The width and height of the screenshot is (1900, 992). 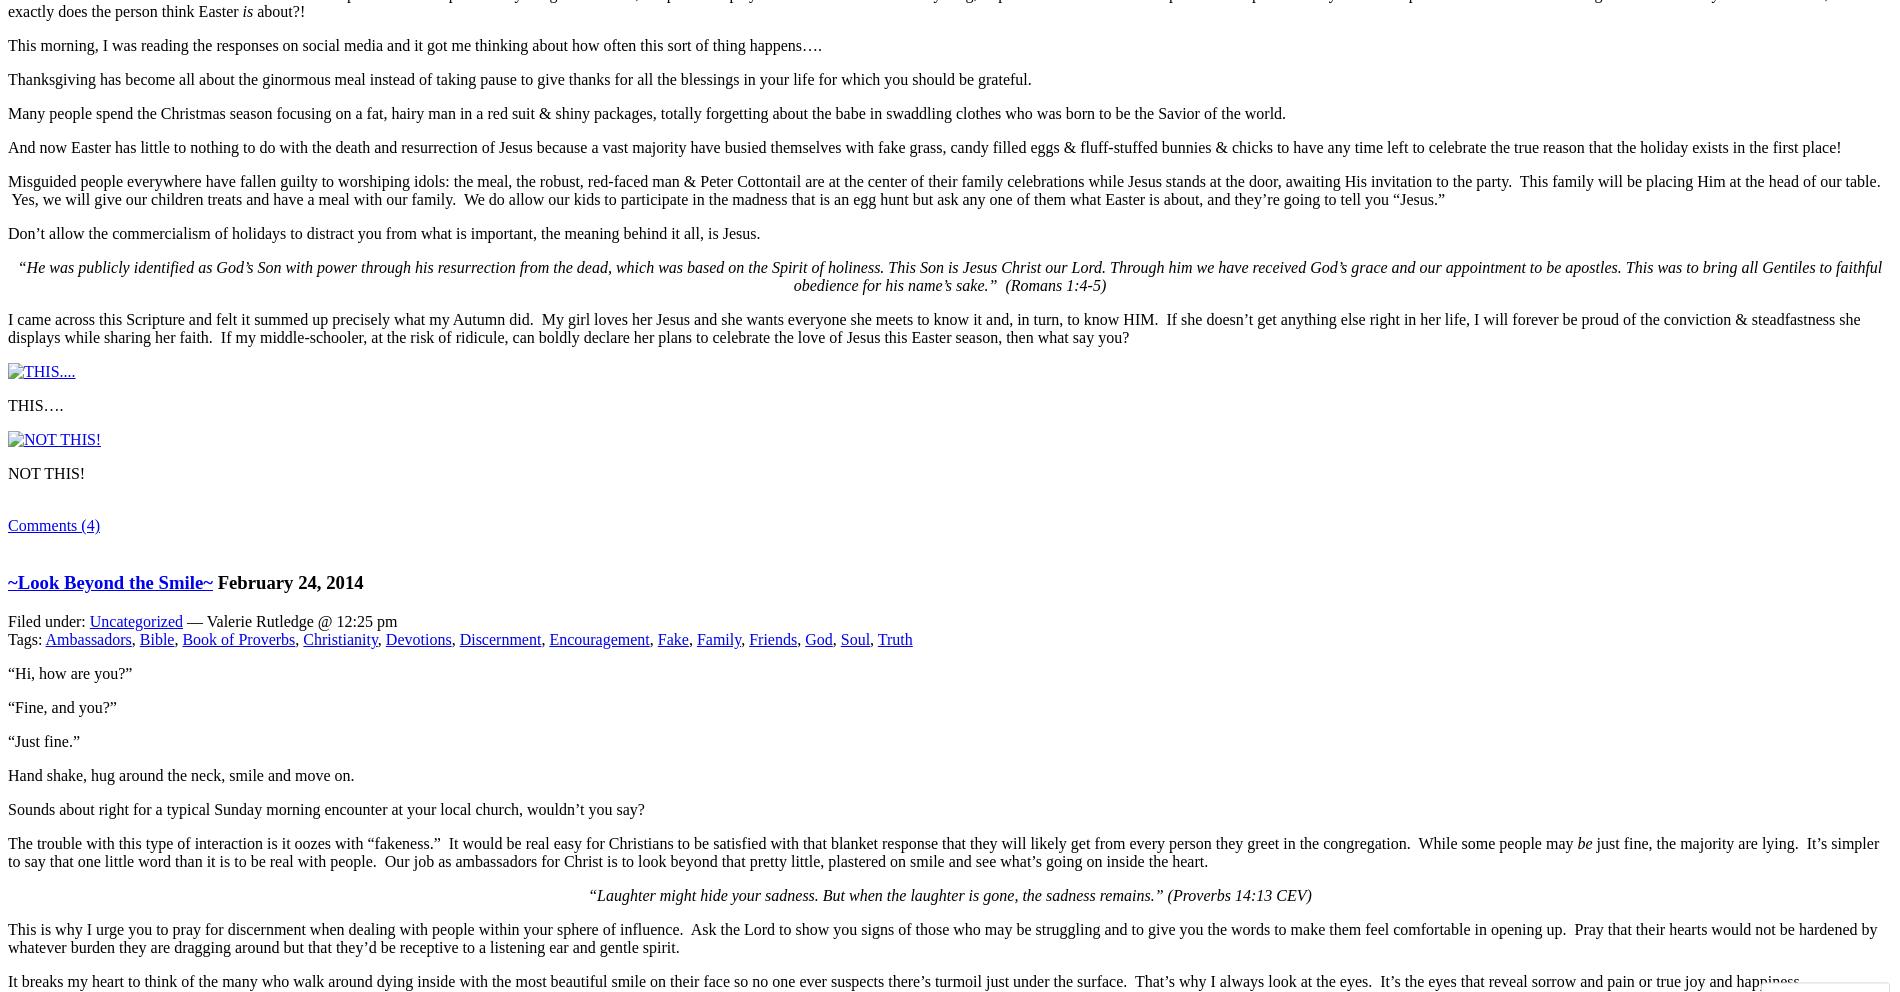 What do you see at coordinates (69, 671) in the screenshot?
I see `'“Hi, how are you?”'` at bounding box center [69, 671].